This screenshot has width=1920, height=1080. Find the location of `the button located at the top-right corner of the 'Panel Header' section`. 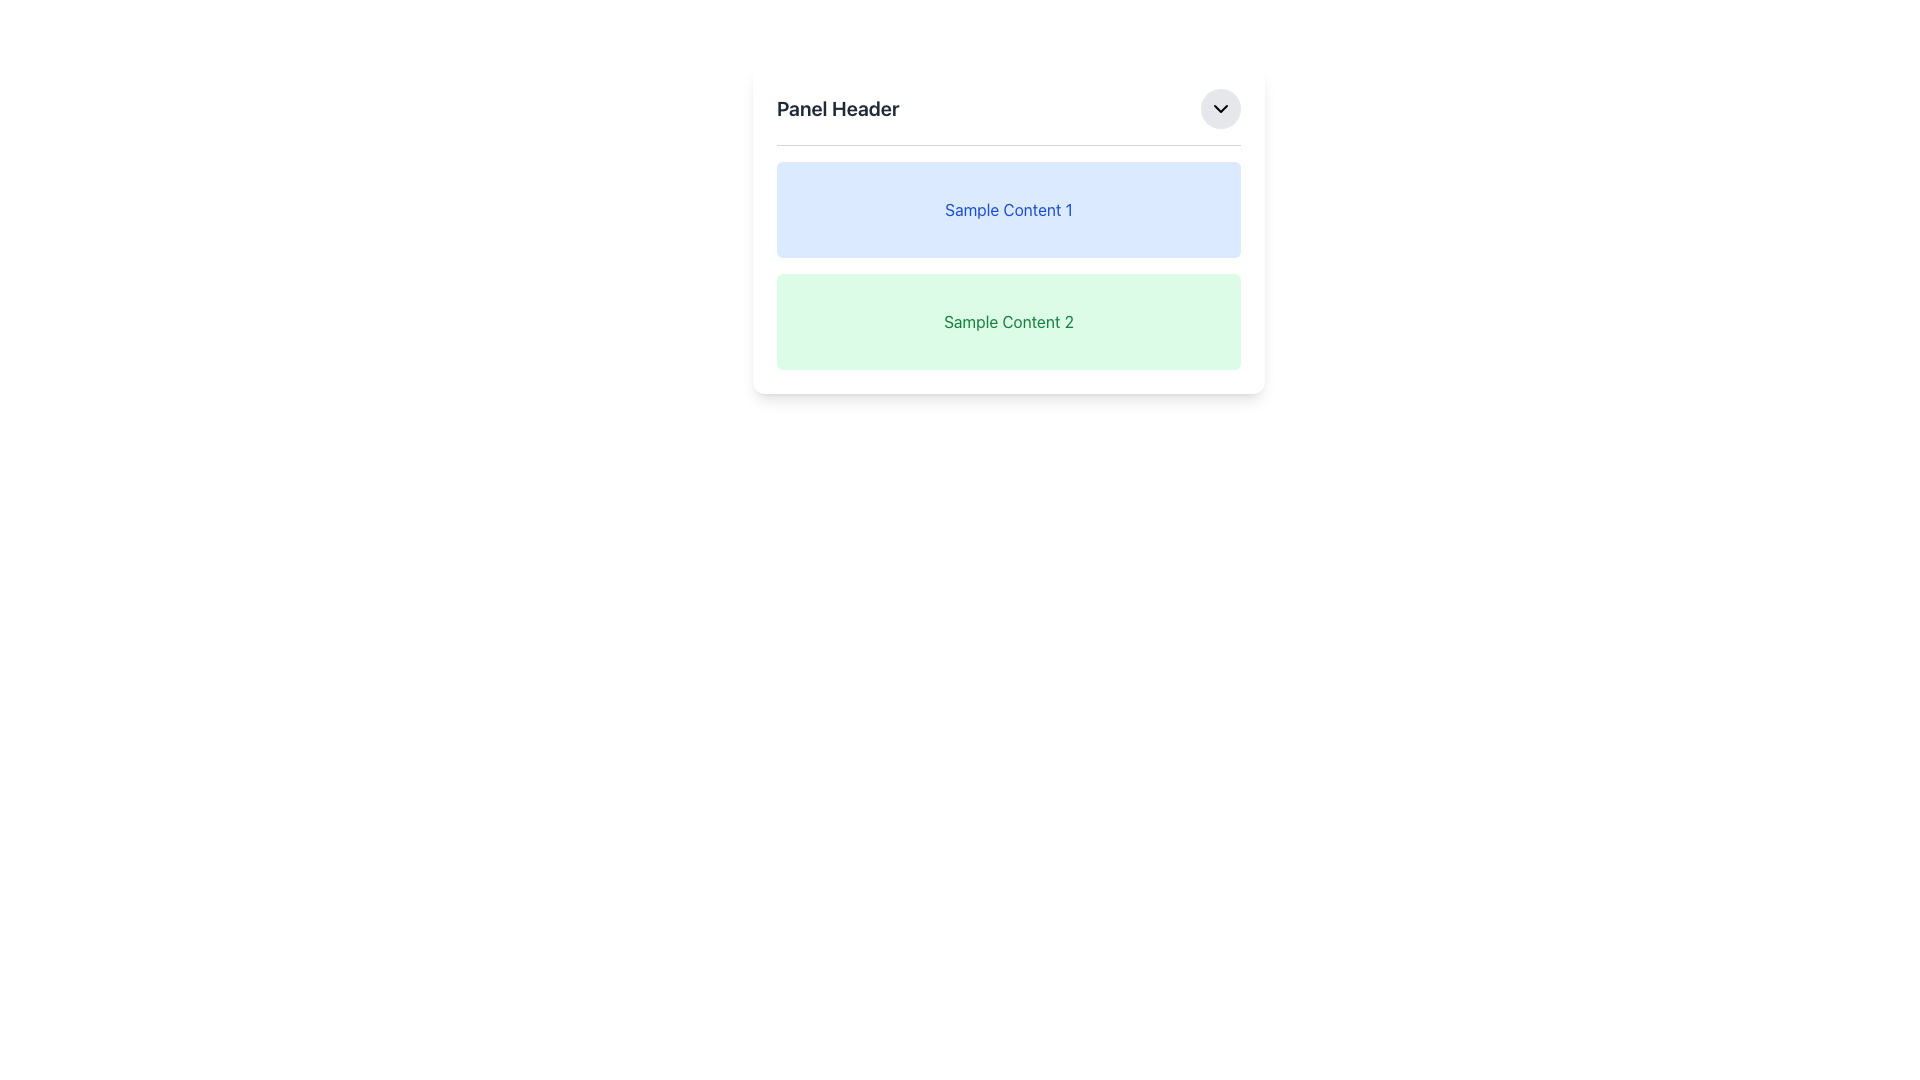

the button located at the top-right corner of the 'Panel Header' section is located at coordinates (1219, 108).